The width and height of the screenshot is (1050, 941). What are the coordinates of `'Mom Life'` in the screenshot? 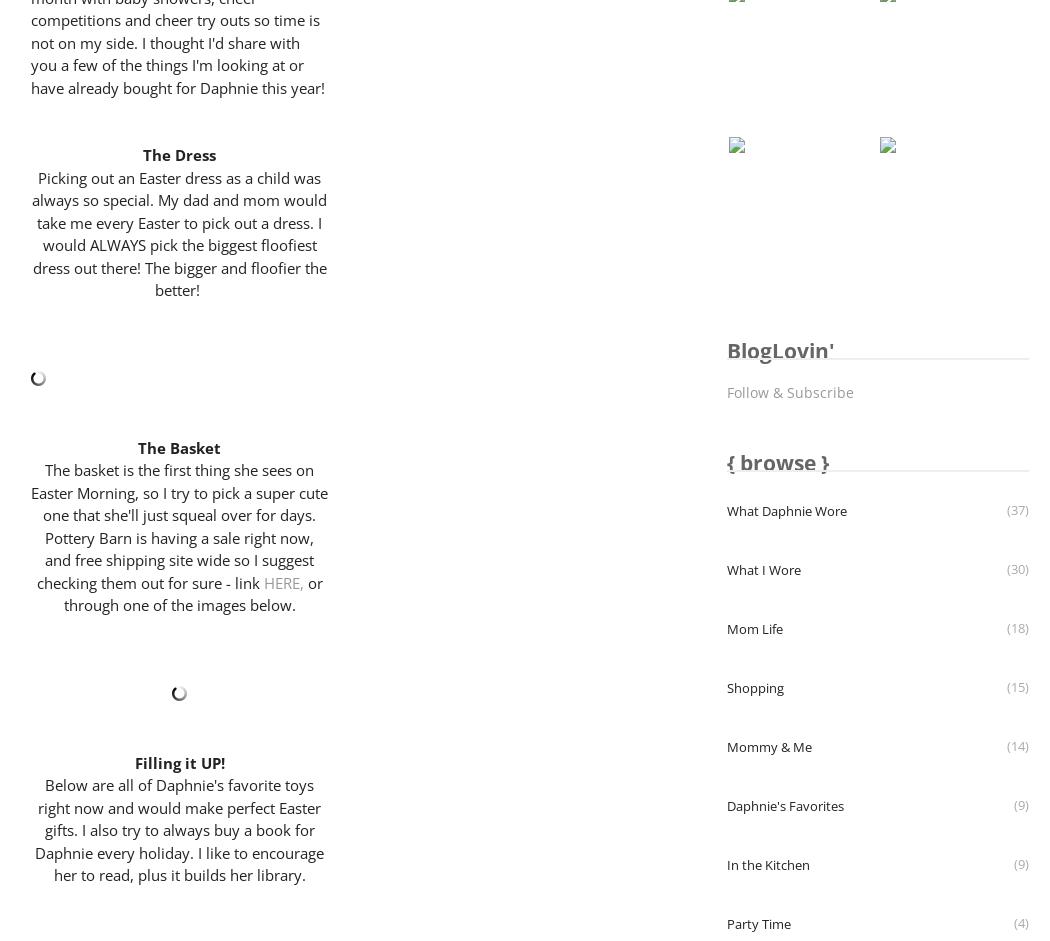 It's located at (754, 628).